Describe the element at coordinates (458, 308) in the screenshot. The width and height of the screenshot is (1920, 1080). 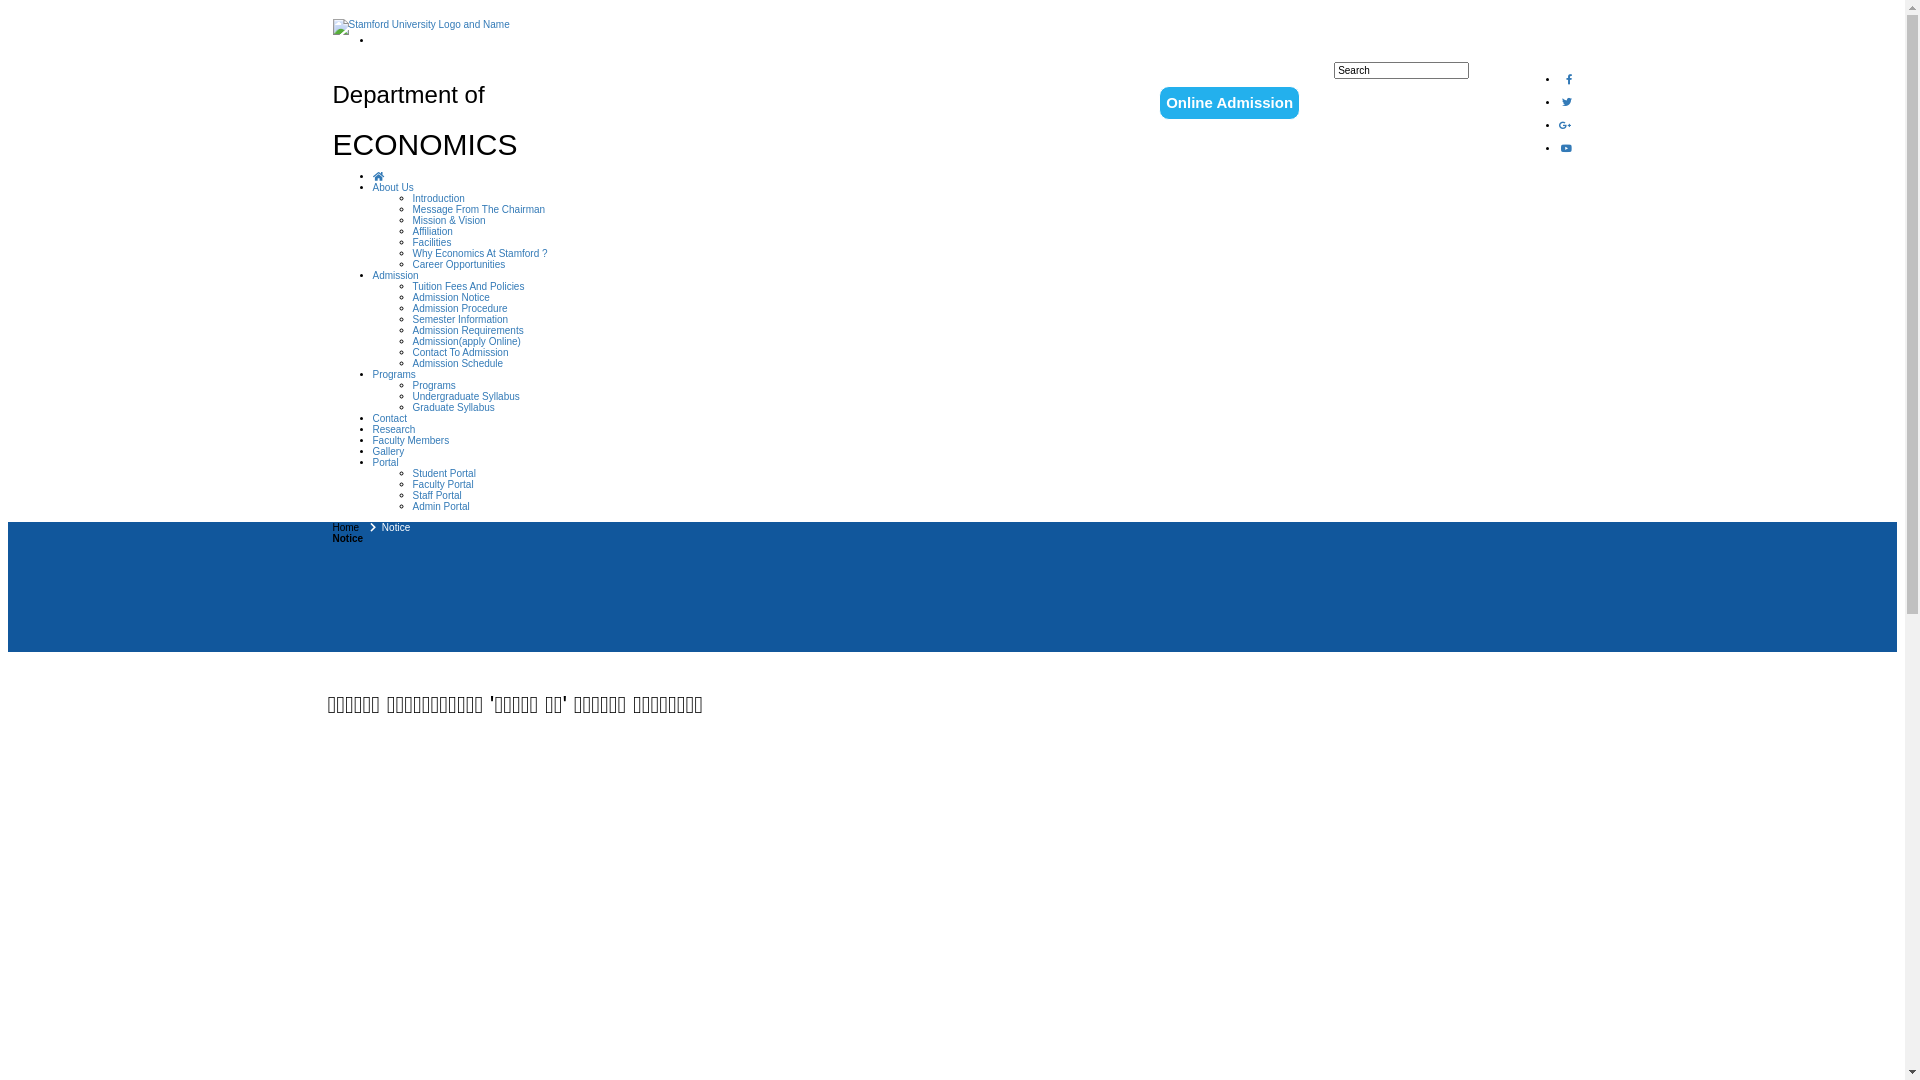
I see `'Admission Procedure'` at that location.